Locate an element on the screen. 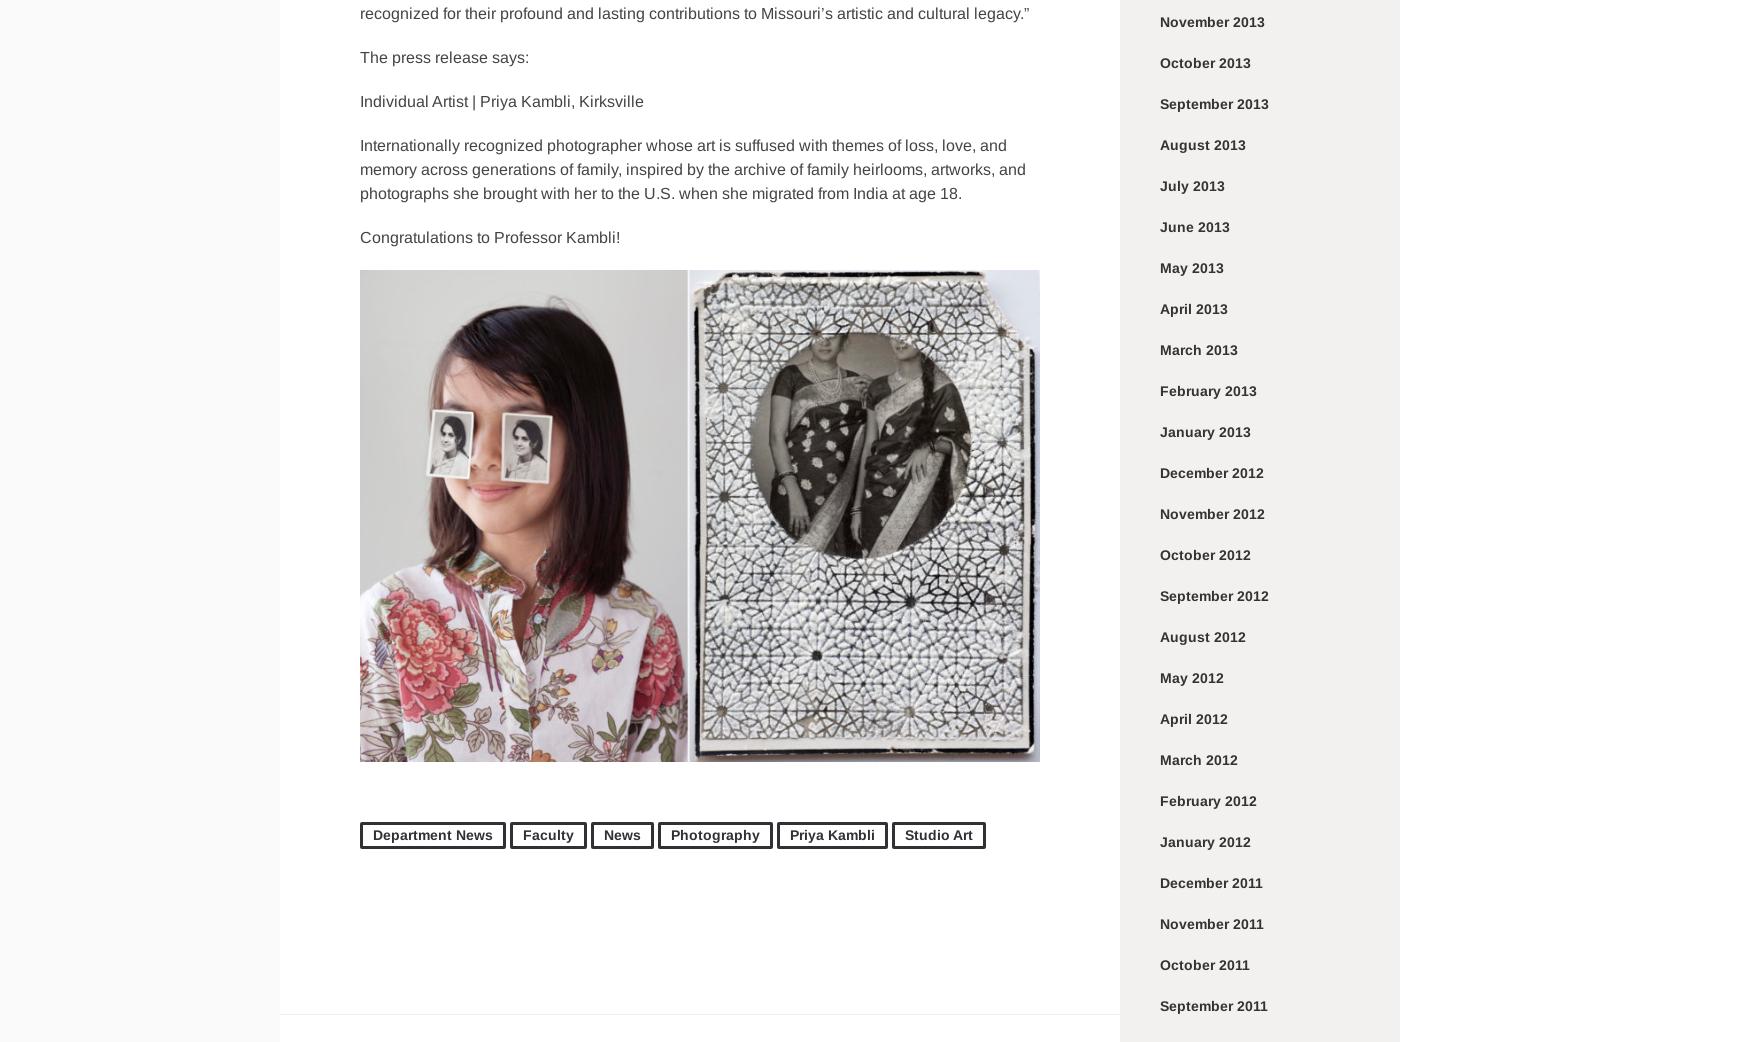  'February 2013' is located at coordinates (1208, 389).